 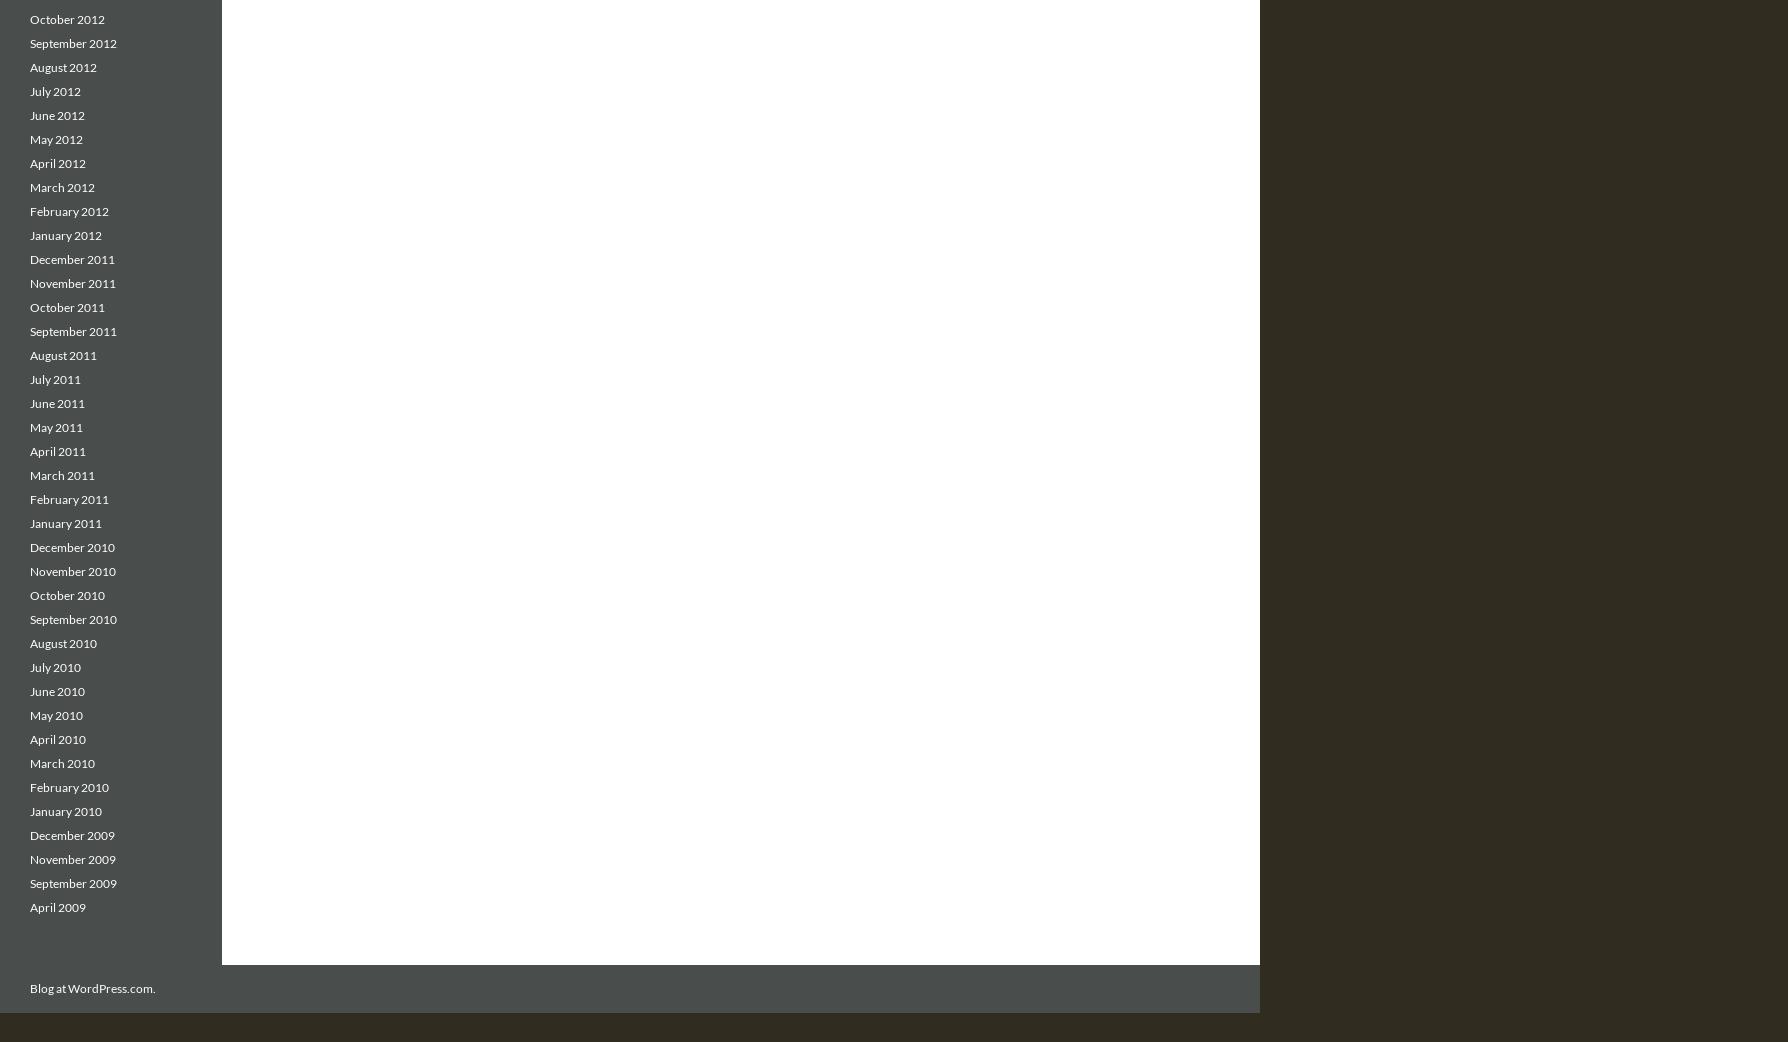 I want to click on 'January 2012', so click(x=65, y=234).